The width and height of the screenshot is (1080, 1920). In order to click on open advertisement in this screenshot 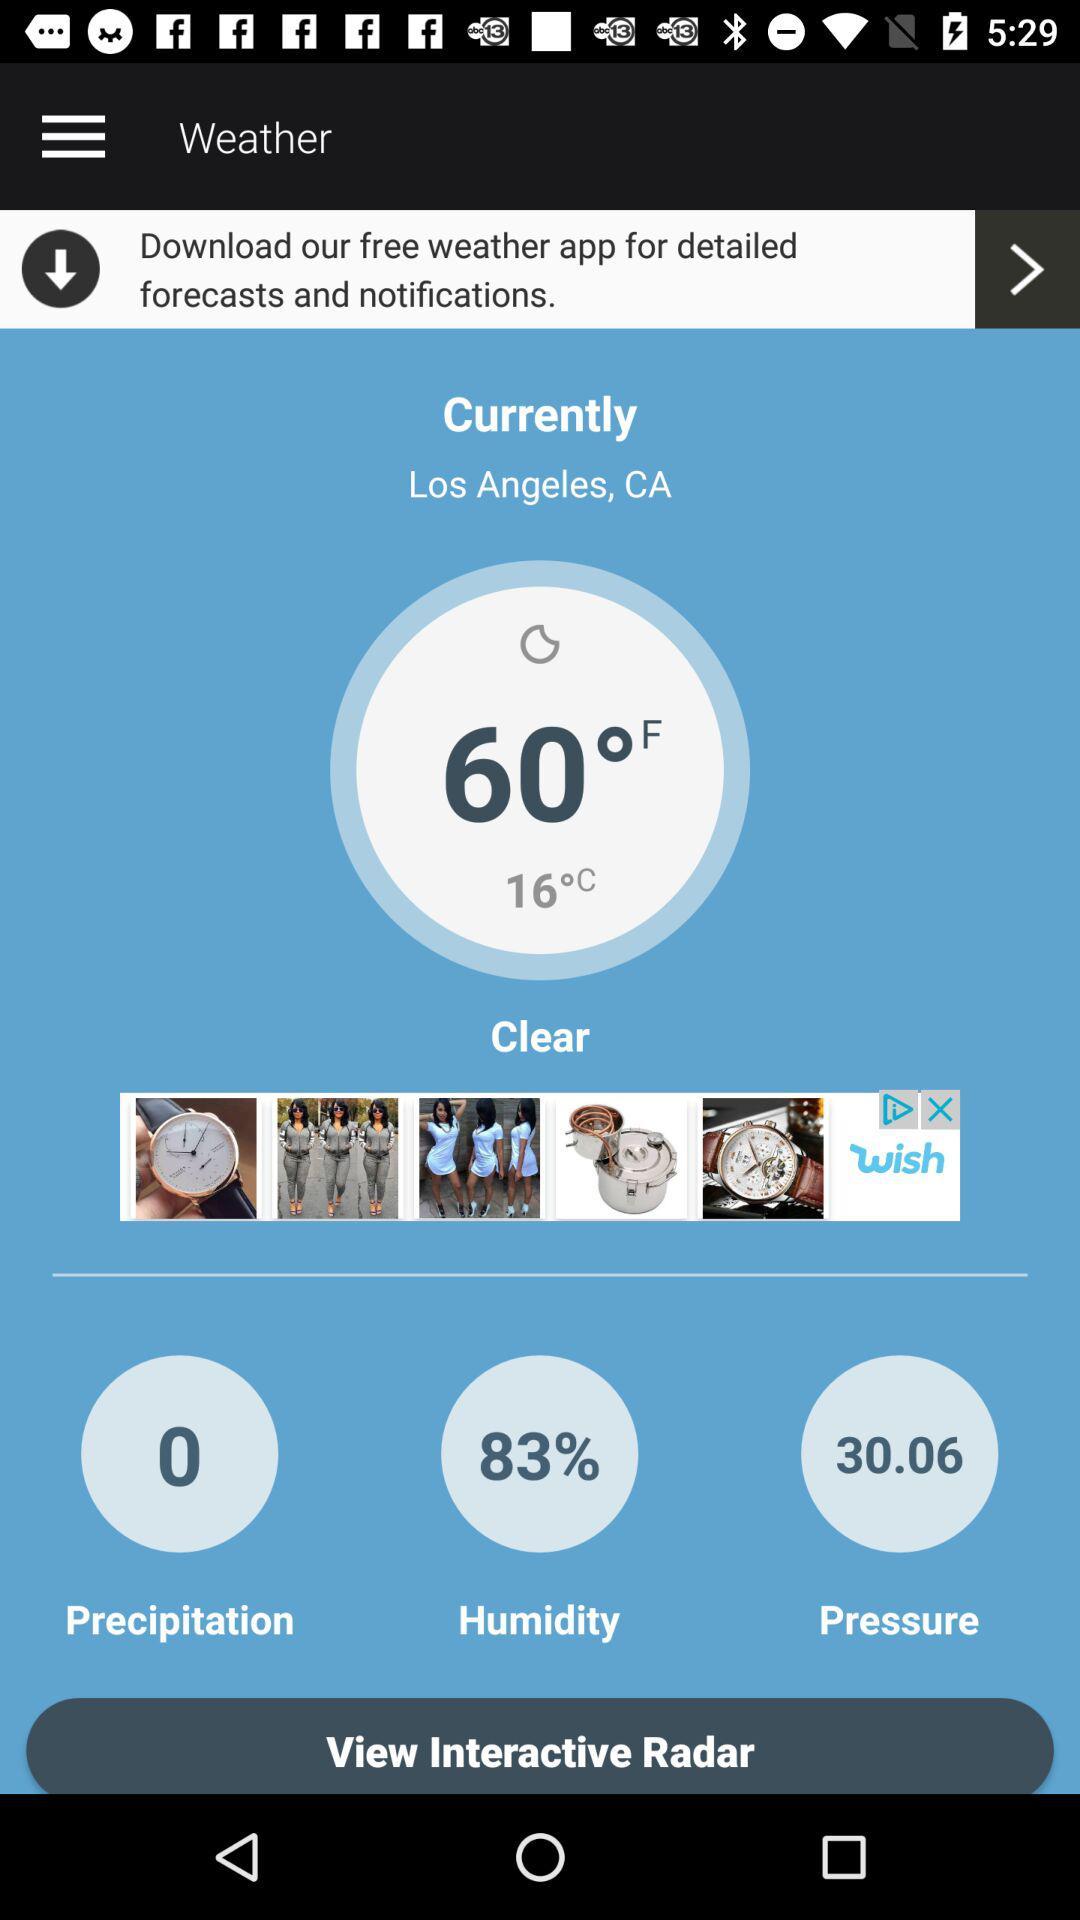, I will do `click(540, 1155)`.